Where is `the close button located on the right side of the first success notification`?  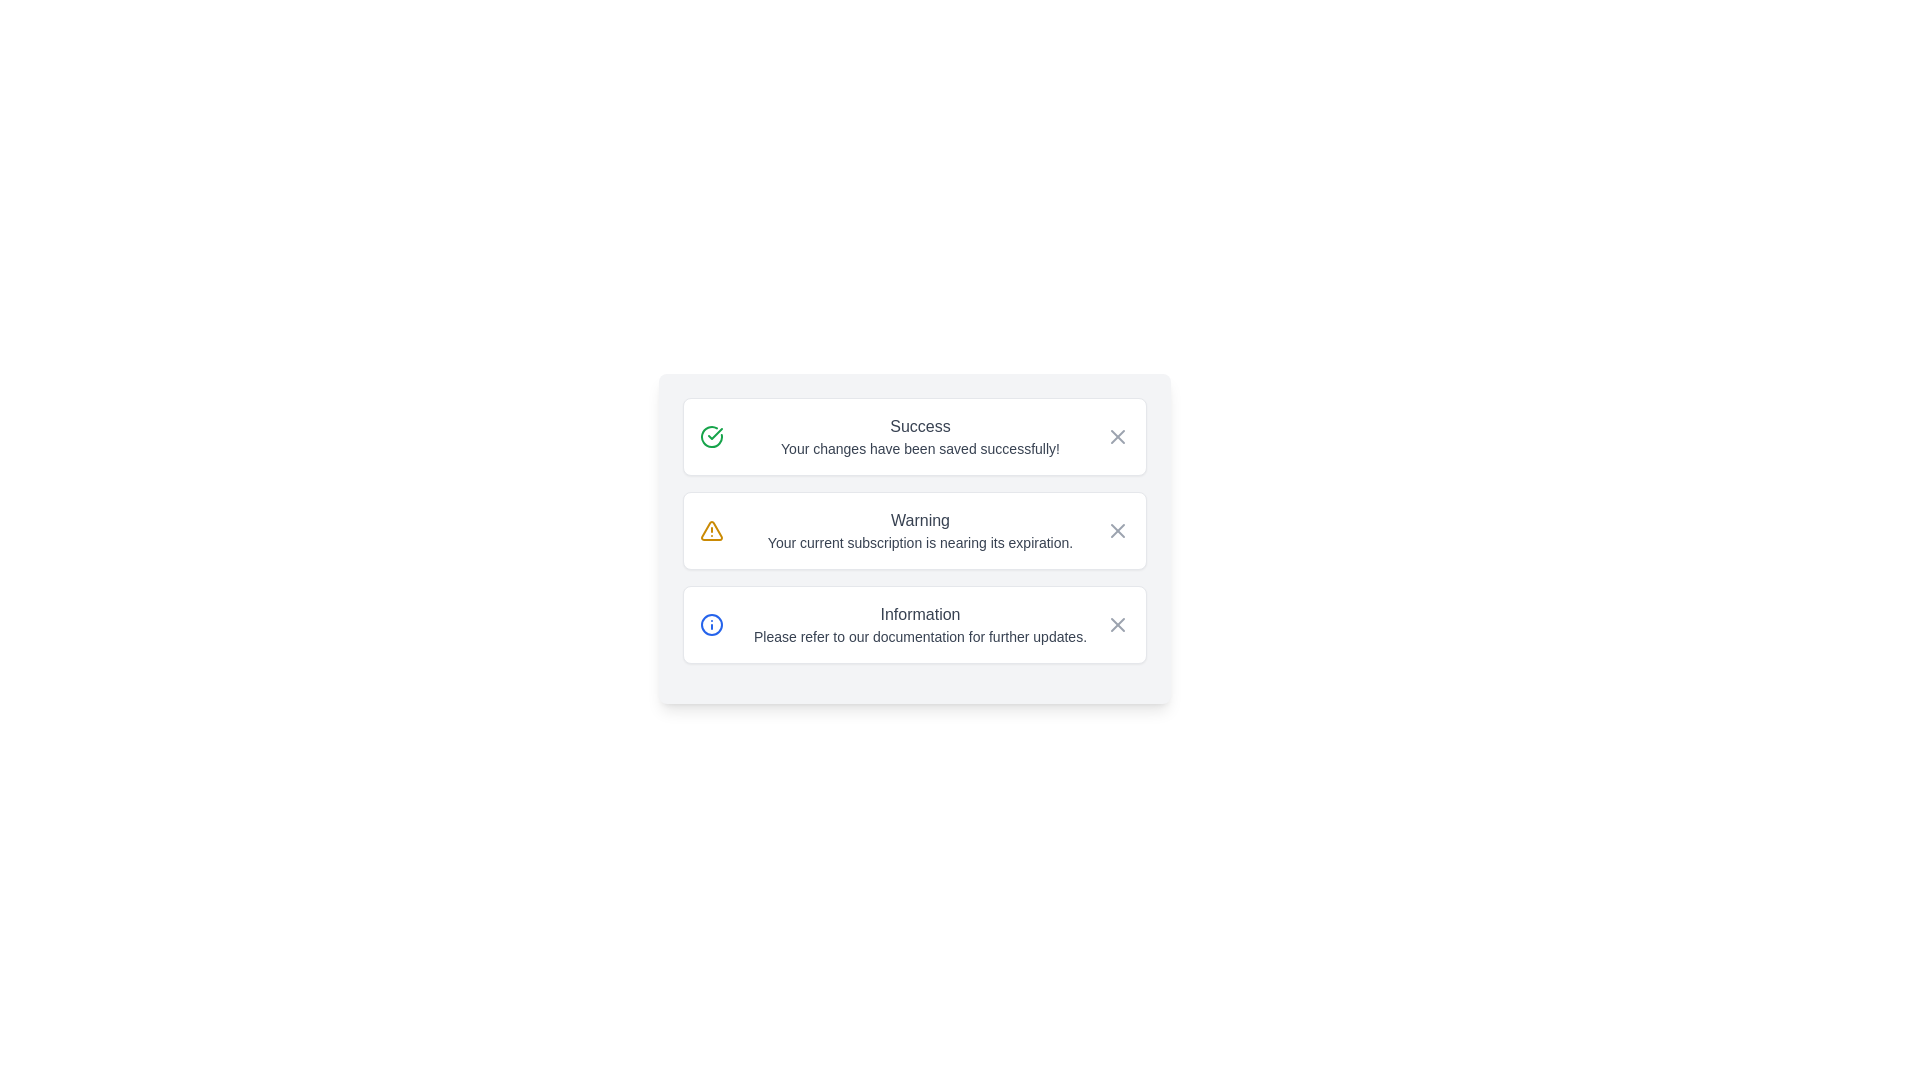 the close button located on the right side of the first success notification is located at coordinates (1116, 435).